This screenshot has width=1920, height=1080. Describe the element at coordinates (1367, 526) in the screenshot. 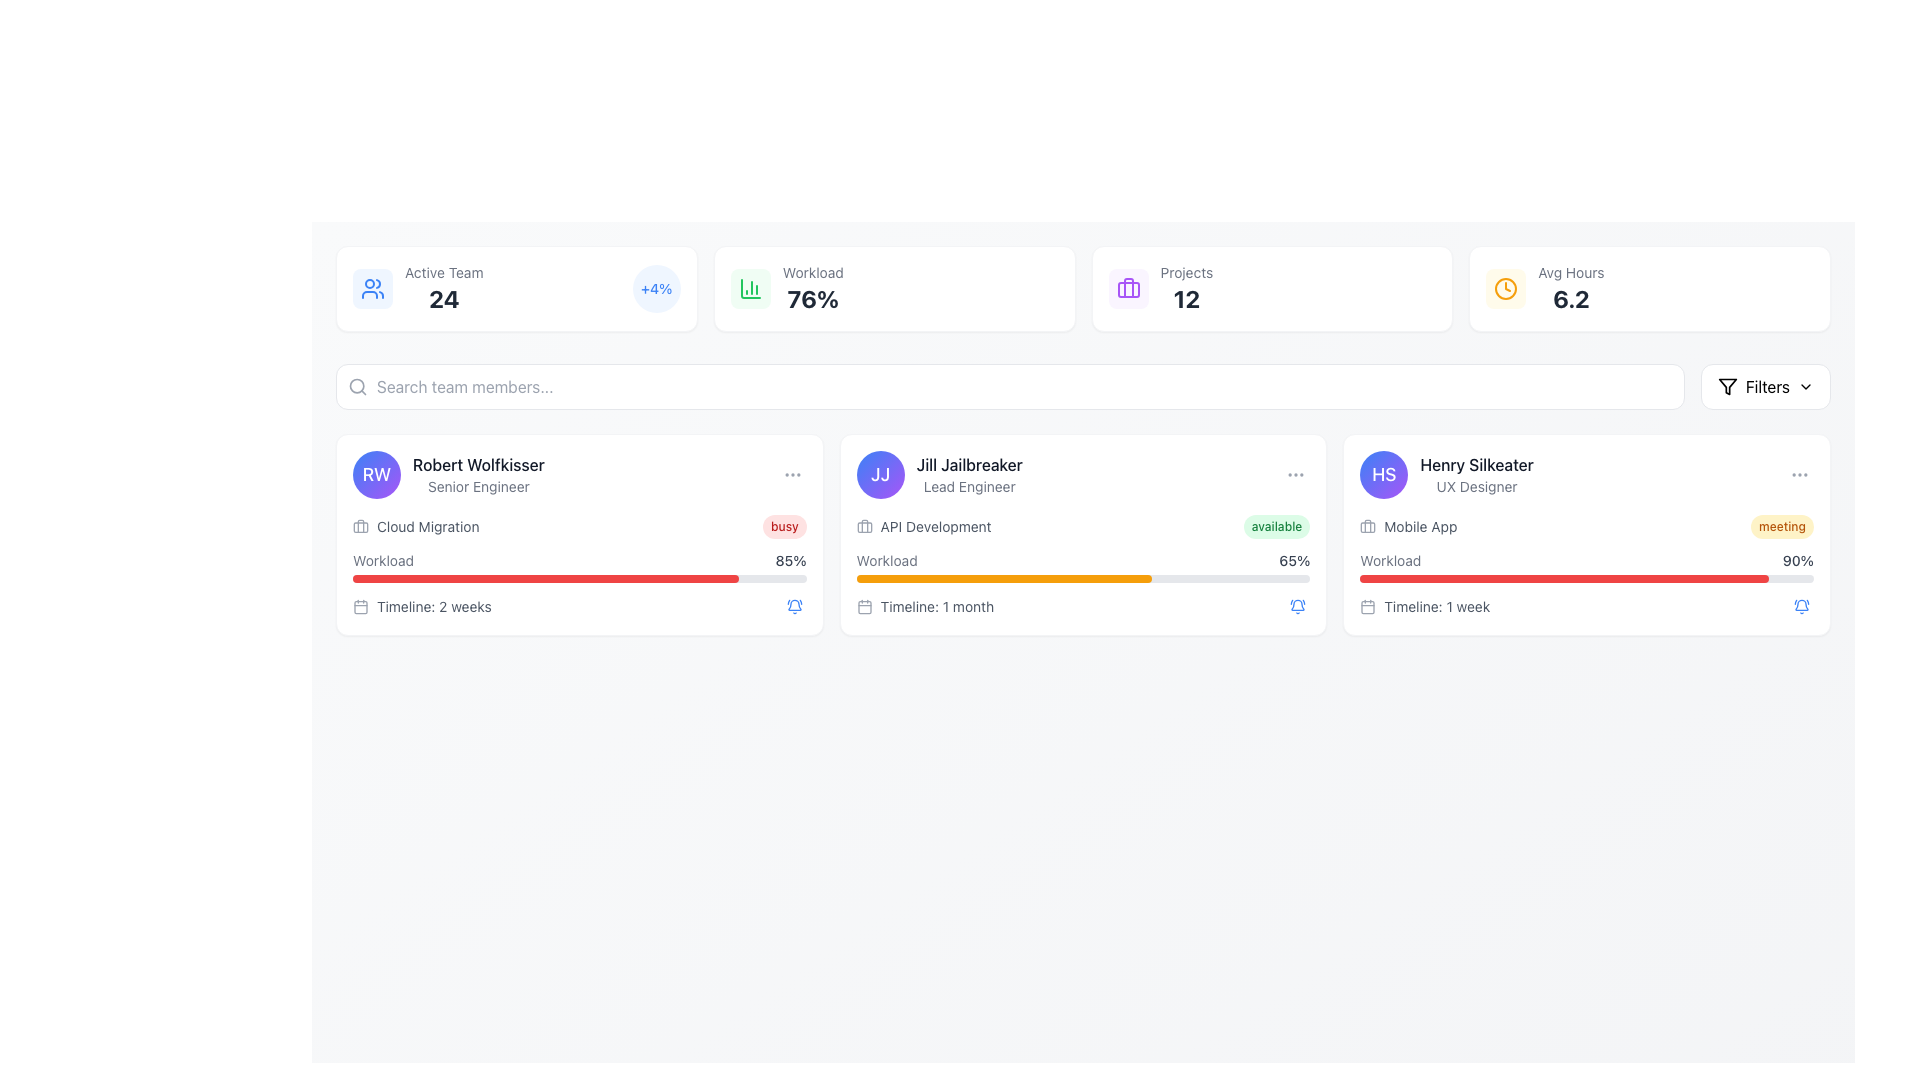

I see `the icon located to the immediate left of the text 'Mobile App' within the third card of the 'Henry Silkeater' UX Designer section` at that location.